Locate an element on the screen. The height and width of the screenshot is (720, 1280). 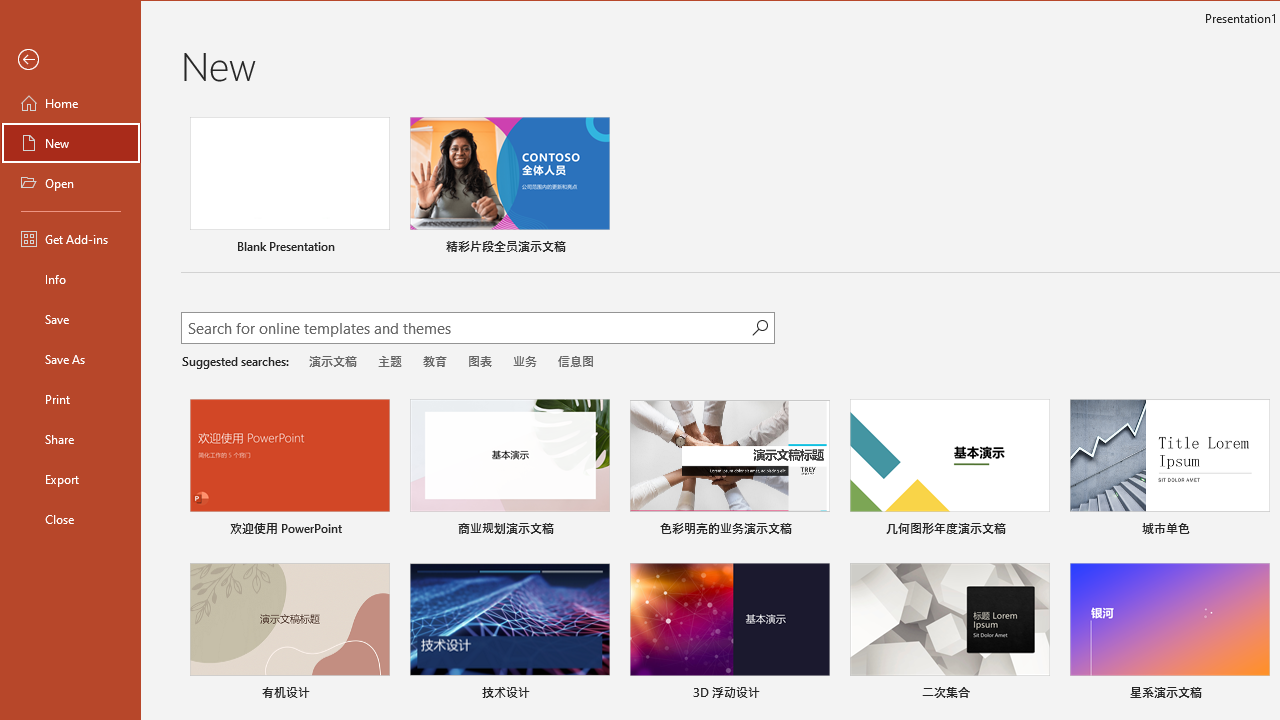
'Get Add-ins' is located at coordinates (71, 238).